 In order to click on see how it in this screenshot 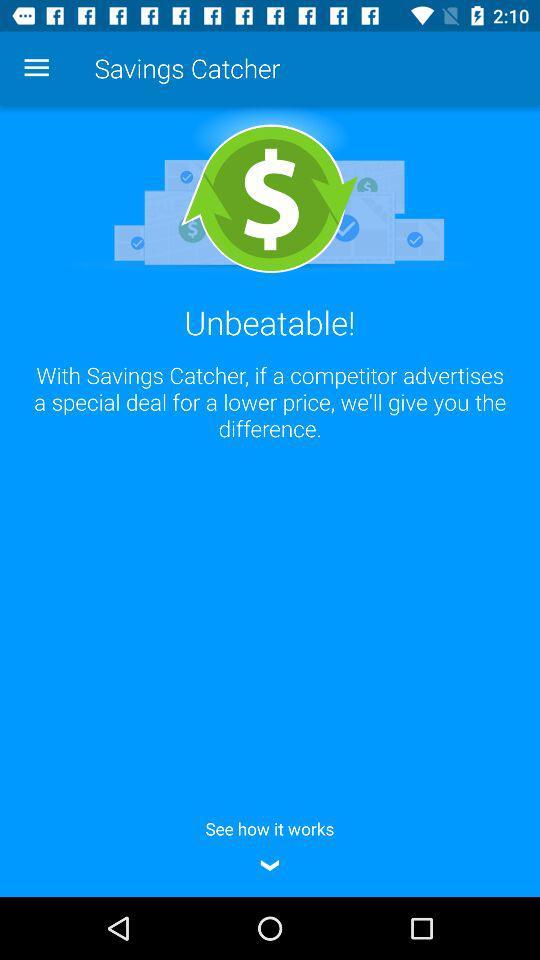, I will do `click(270, 842)`.